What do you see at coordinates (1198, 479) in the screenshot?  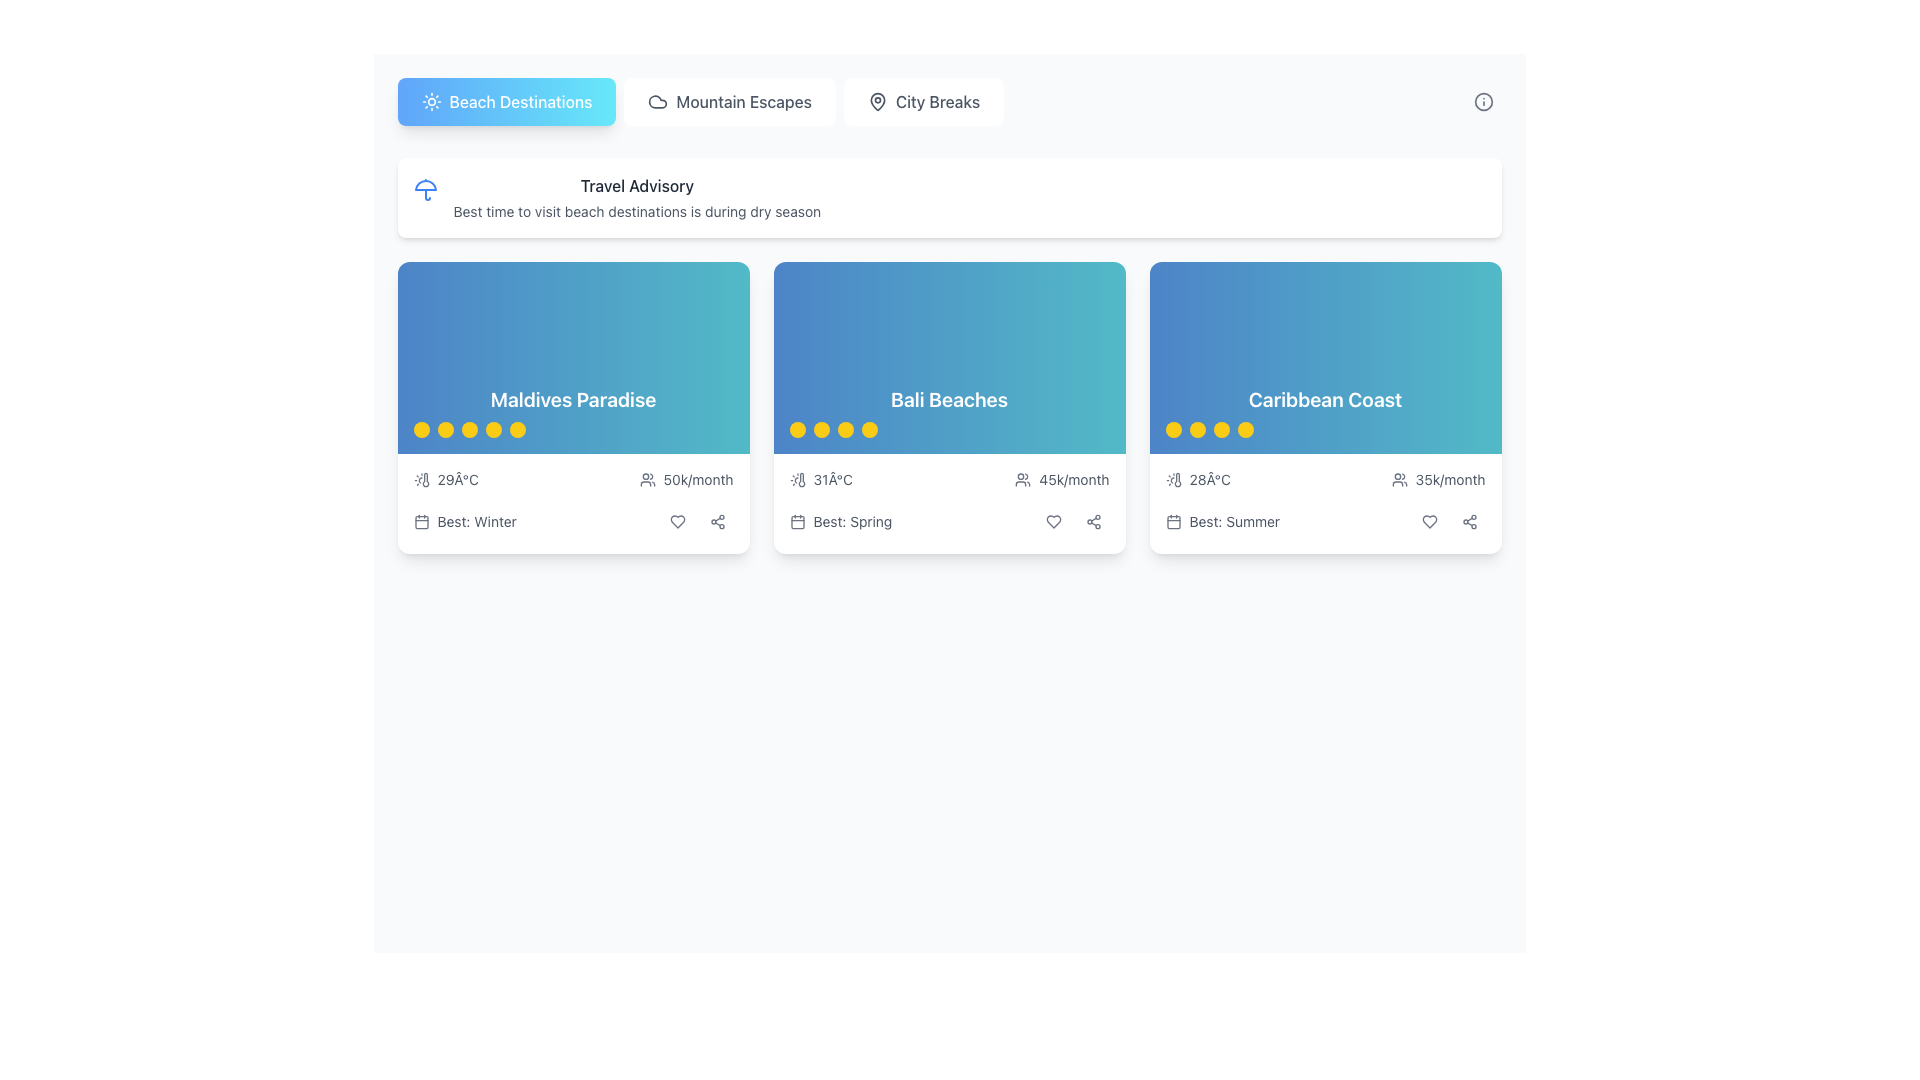 I see `the Label displaying the current temperature for the 'Caribbean Coast' destination, located in the bottom section of its card, to the left of '35k/month' and above 'Best: Summer'` at bounding box center [1198, 479].